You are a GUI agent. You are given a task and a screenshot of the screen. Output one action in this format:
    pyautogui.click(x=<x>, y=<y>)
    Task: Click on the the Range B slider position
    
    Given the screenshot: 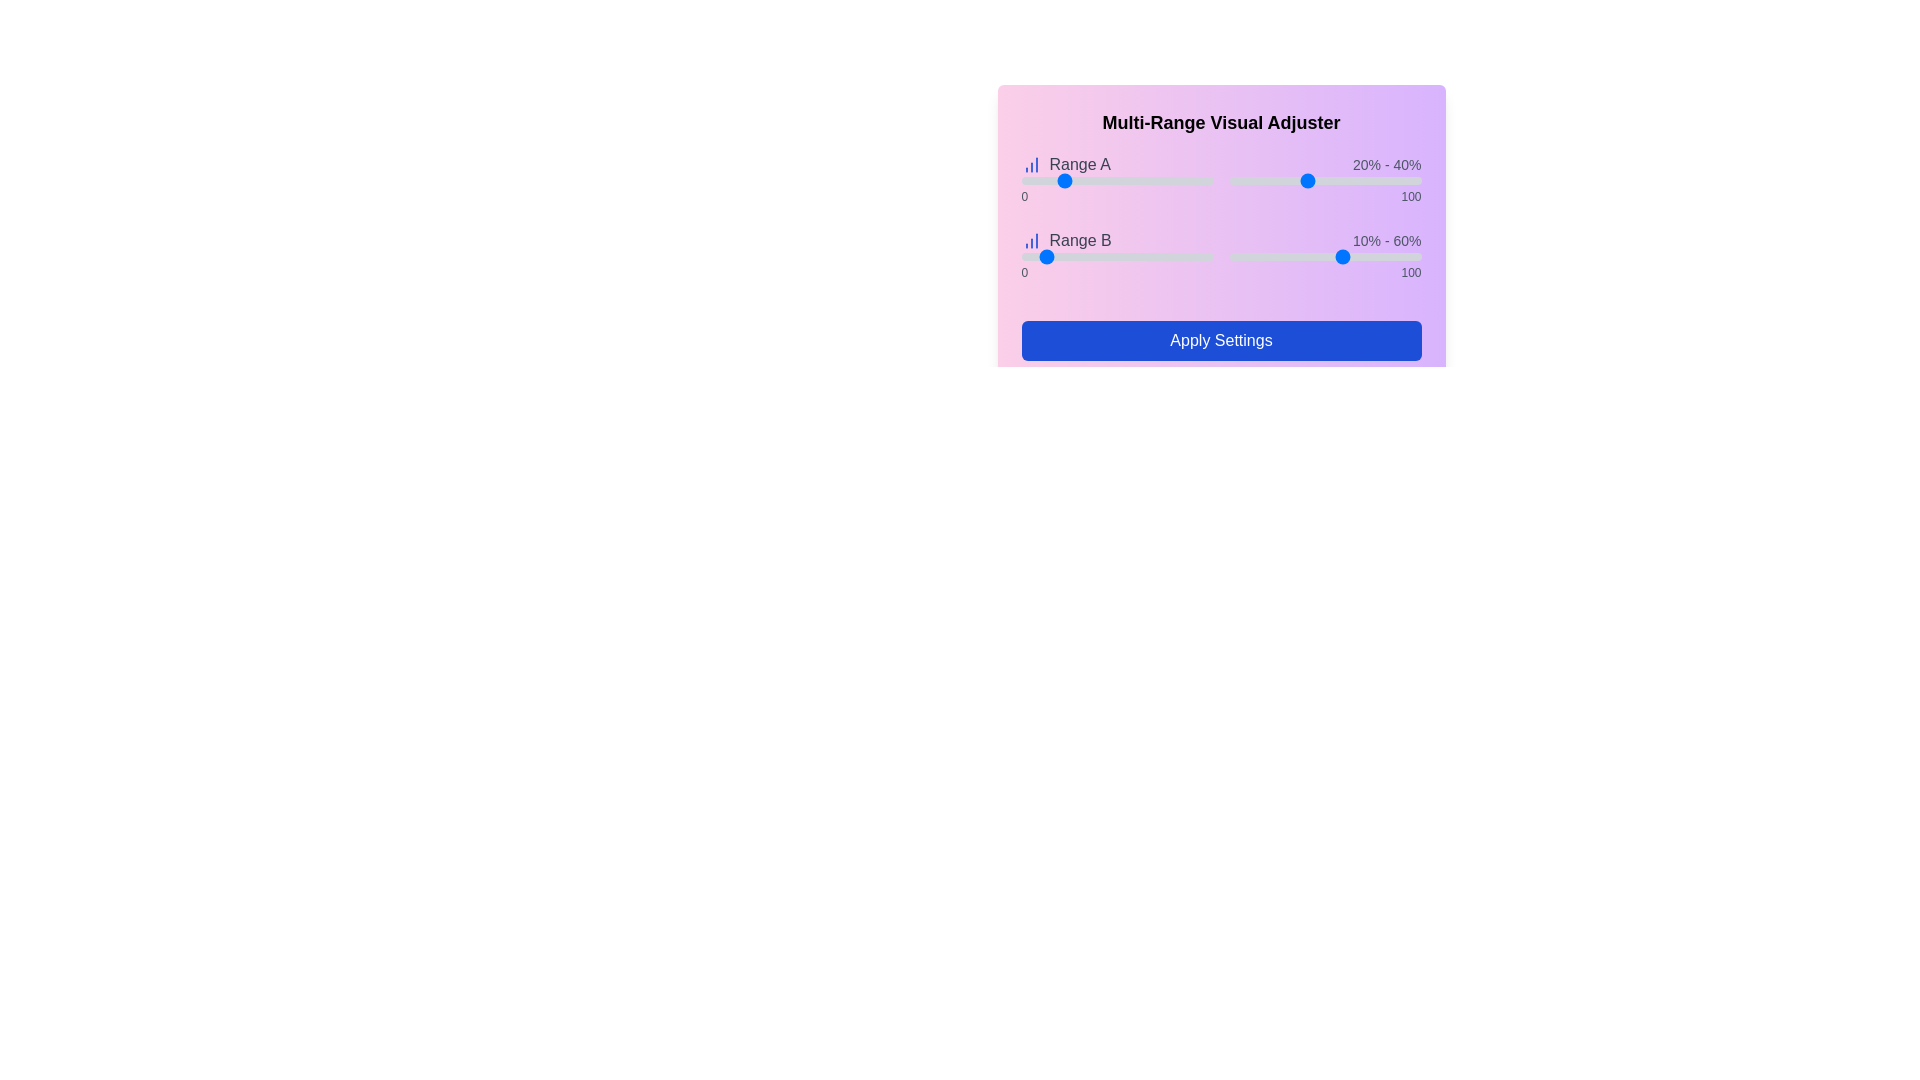 What is the action you would take?
    pyautogui.click(x=1029, y=256)
    